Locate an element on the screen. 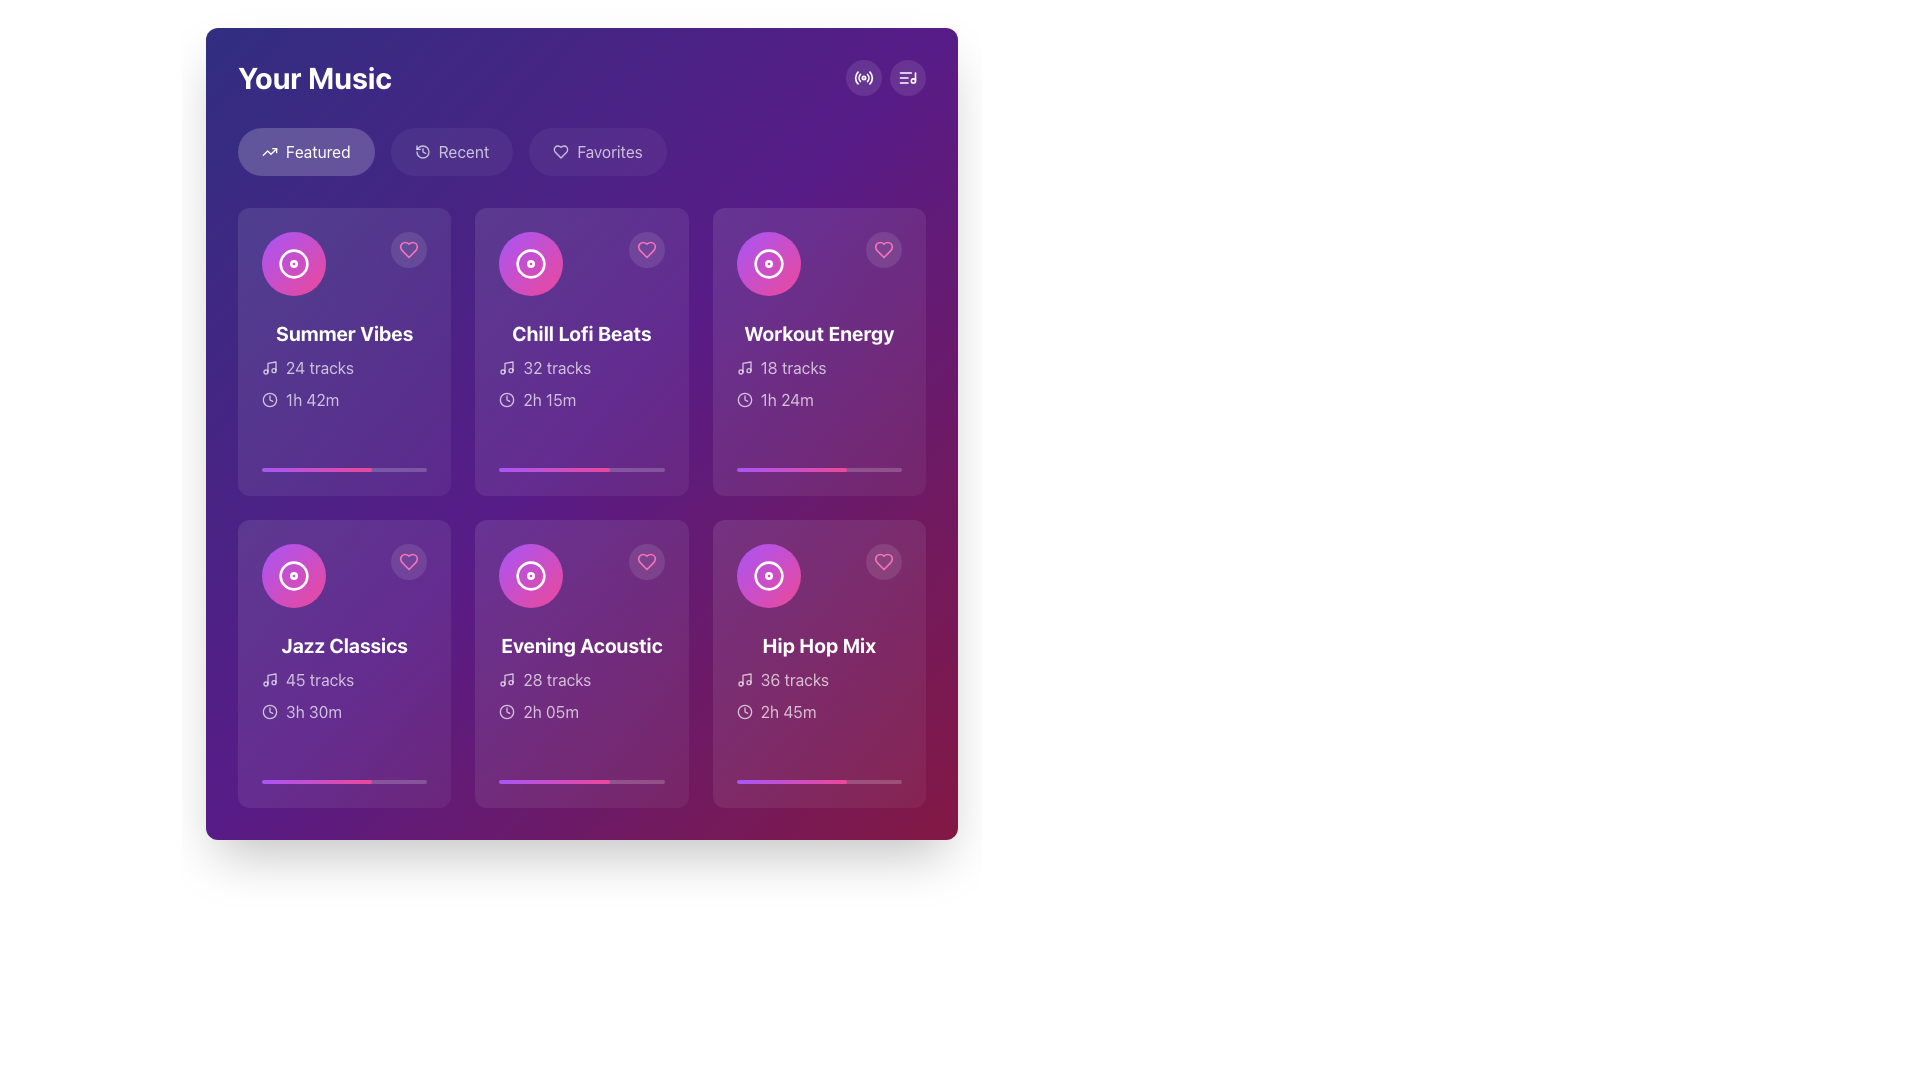 The image size is (1920, 1080). text from the Display card for the music mix located at the center of the third entry in the second row of a grid layout, which provides information about the mix including its title, number of tracks, and duration is located at coordinates (819, 677).